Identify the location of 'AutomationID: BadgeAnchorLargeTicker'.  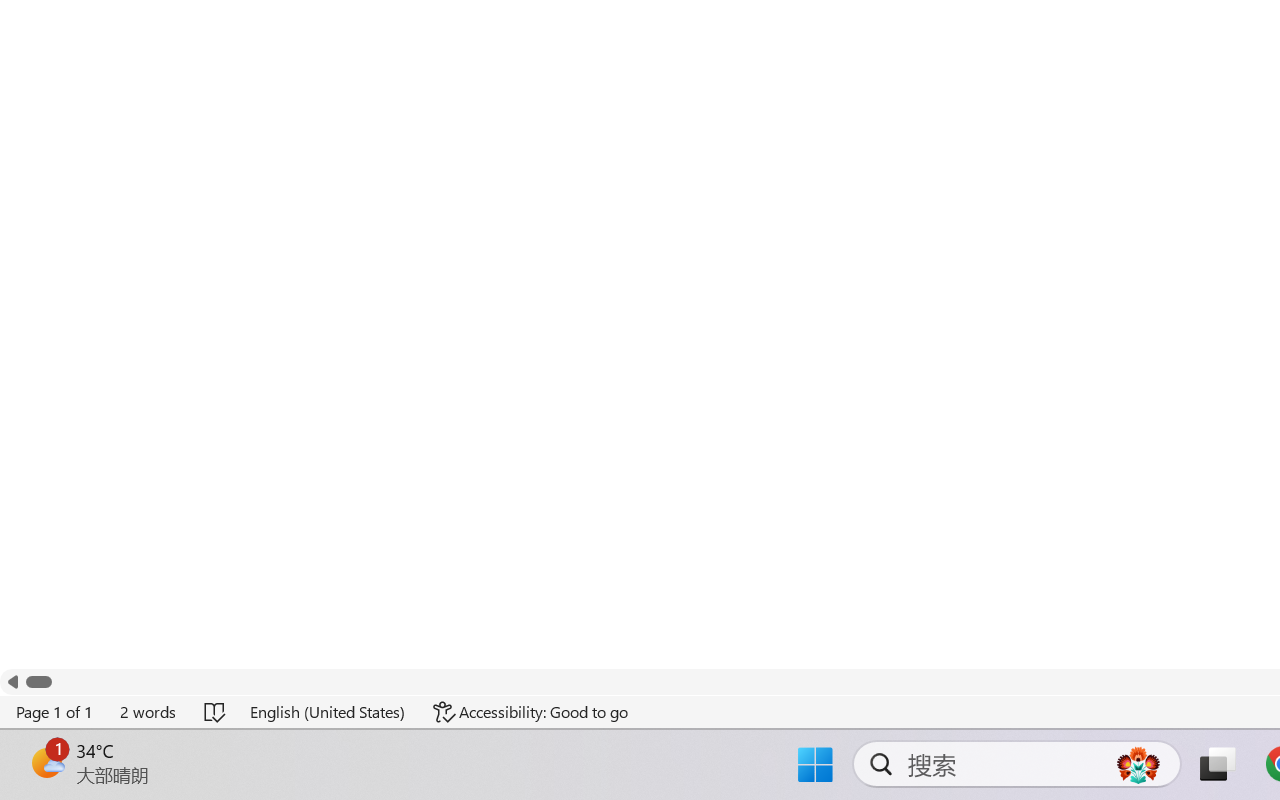
(46, 762).